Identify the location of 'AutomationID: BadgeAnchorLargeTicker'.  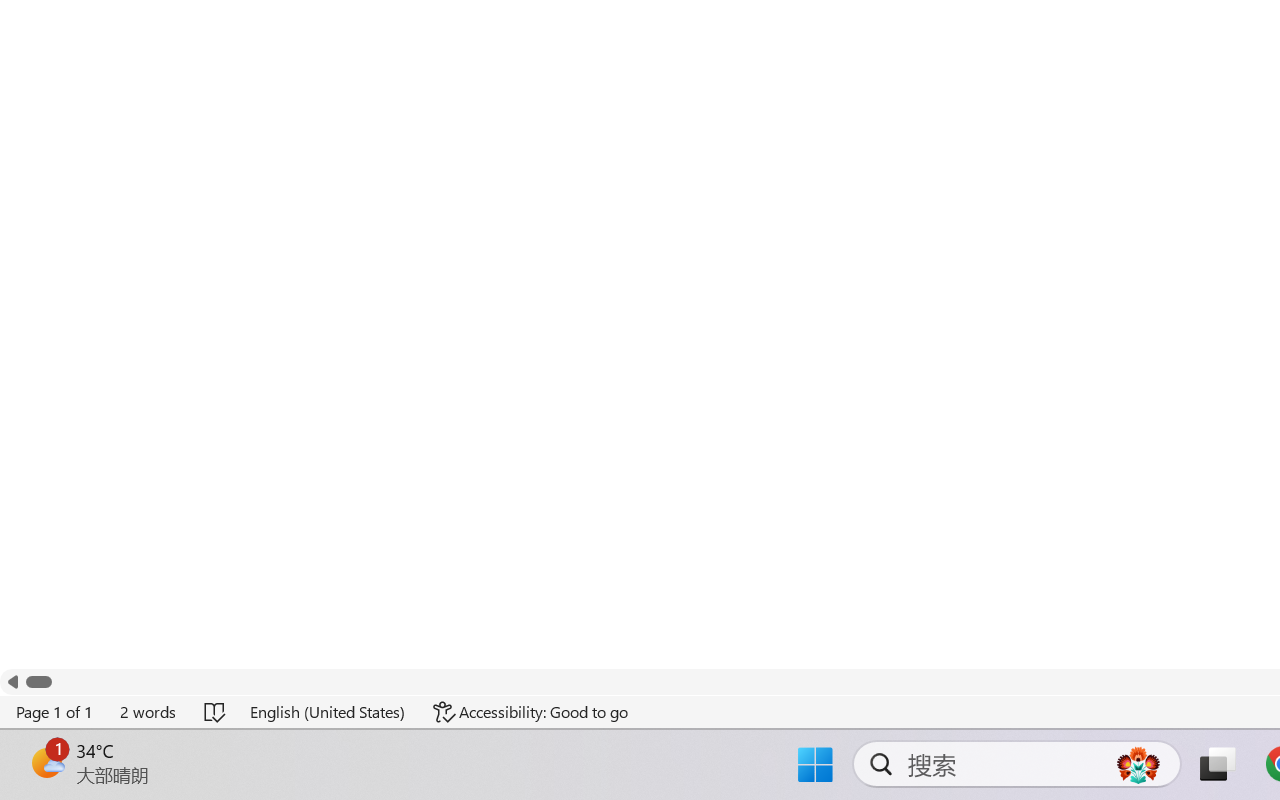
(46, 762).